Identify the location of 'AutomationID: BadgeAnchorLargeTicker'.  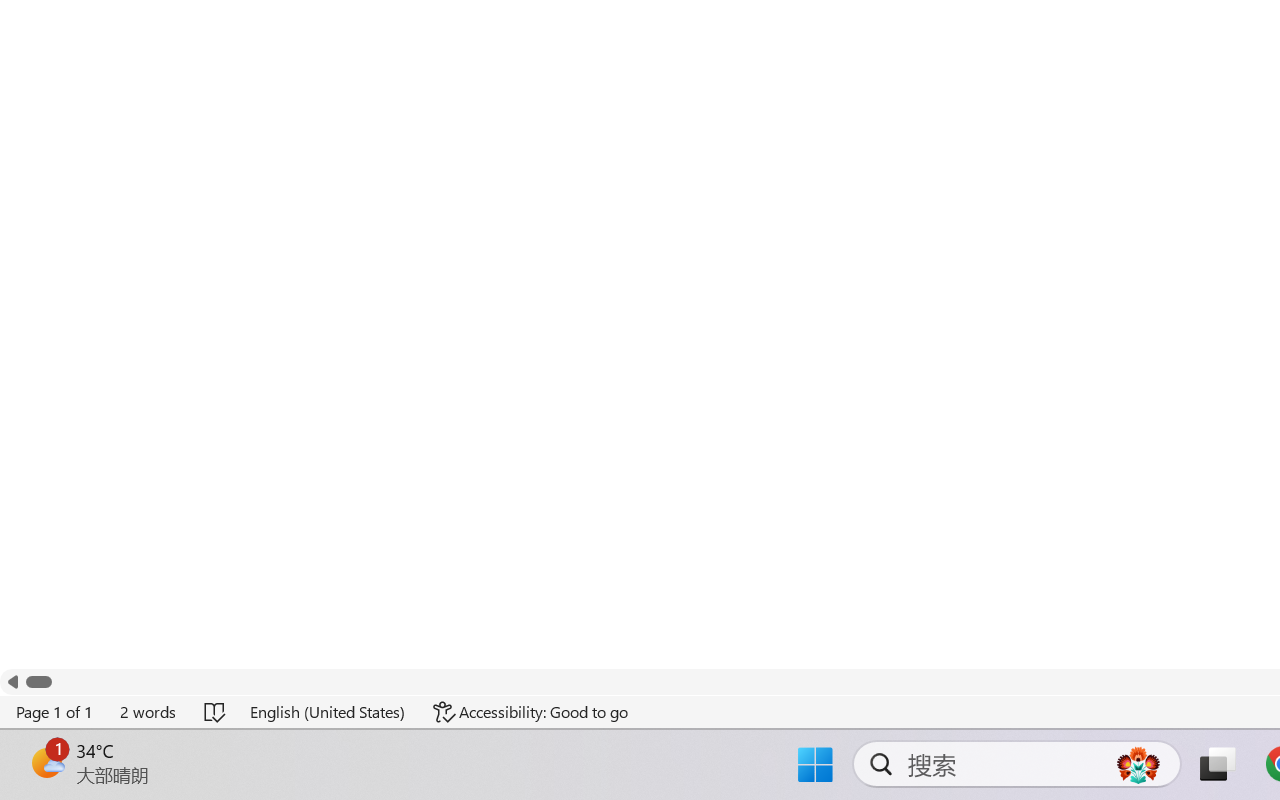
(46, 762).